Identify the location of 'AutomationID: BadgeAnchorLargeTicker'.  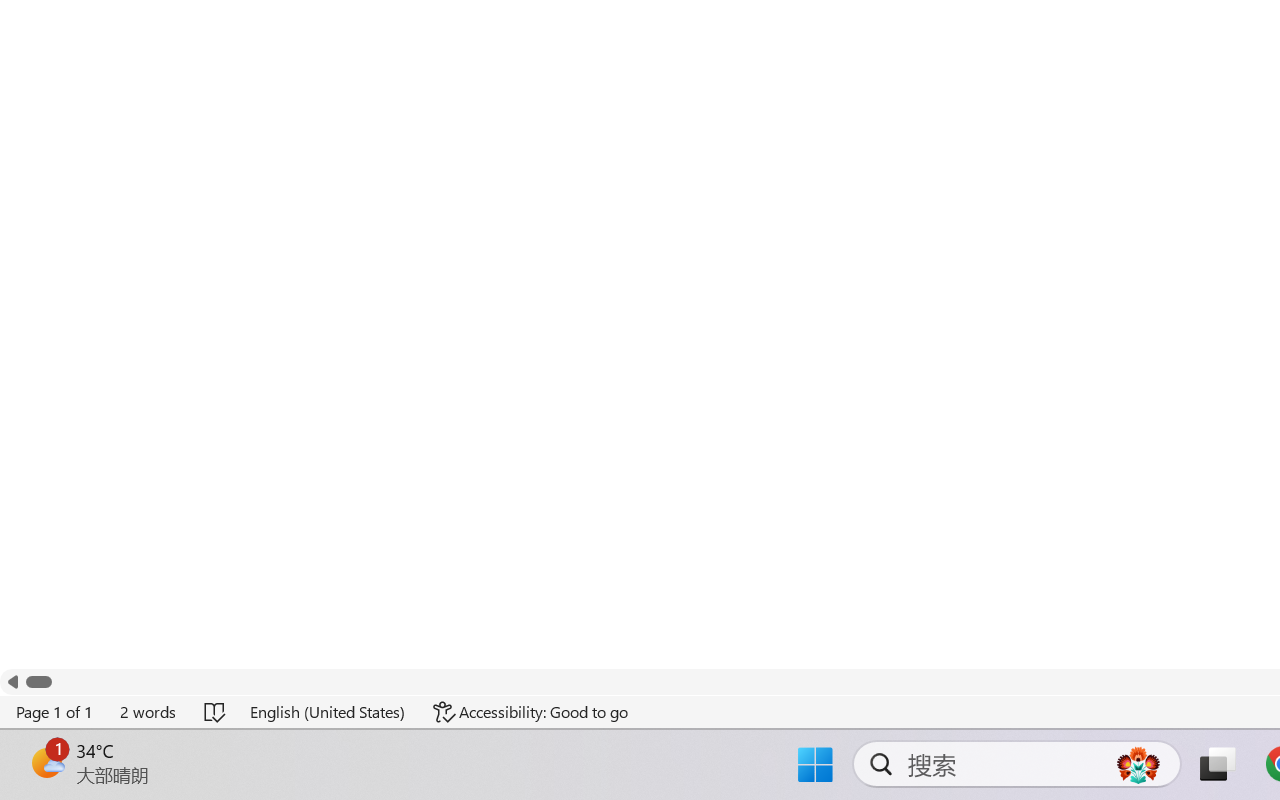
(46, 762).